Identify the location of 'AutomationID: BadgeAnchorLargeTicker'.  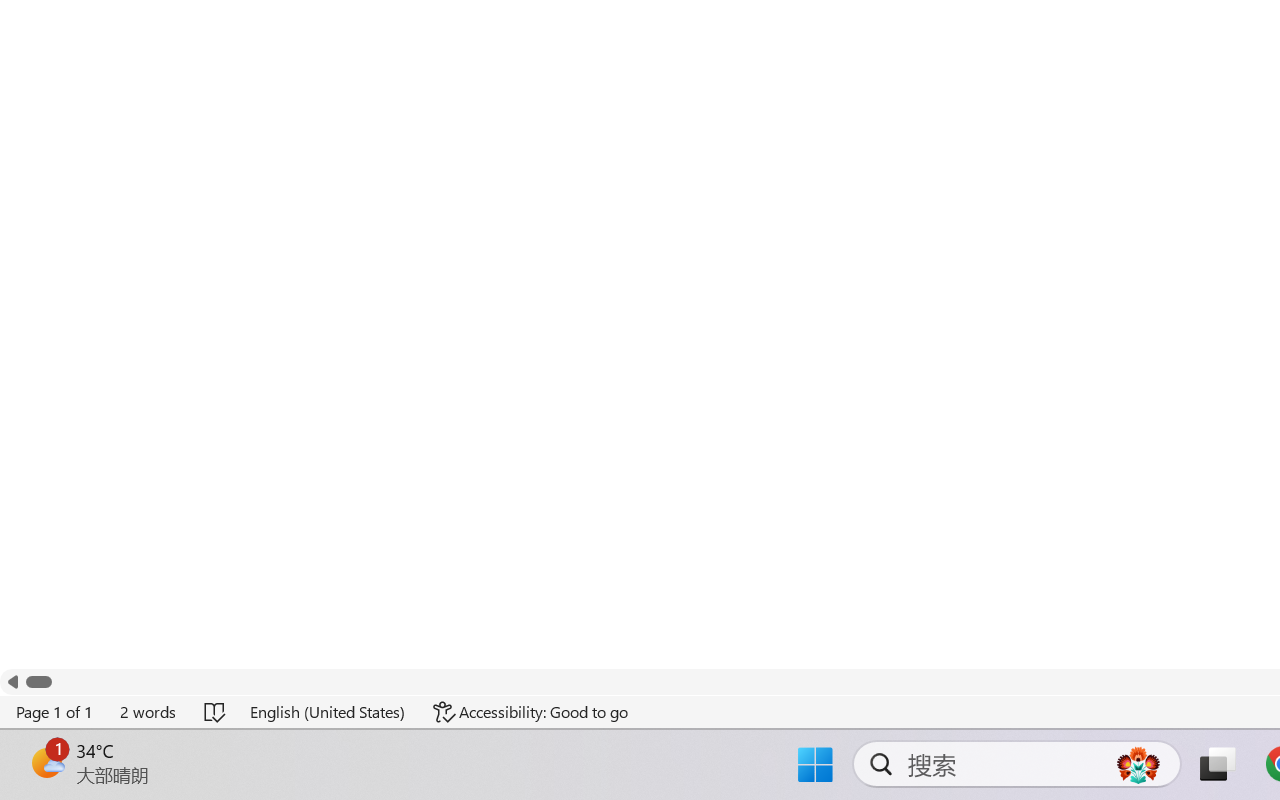
(46, 762).